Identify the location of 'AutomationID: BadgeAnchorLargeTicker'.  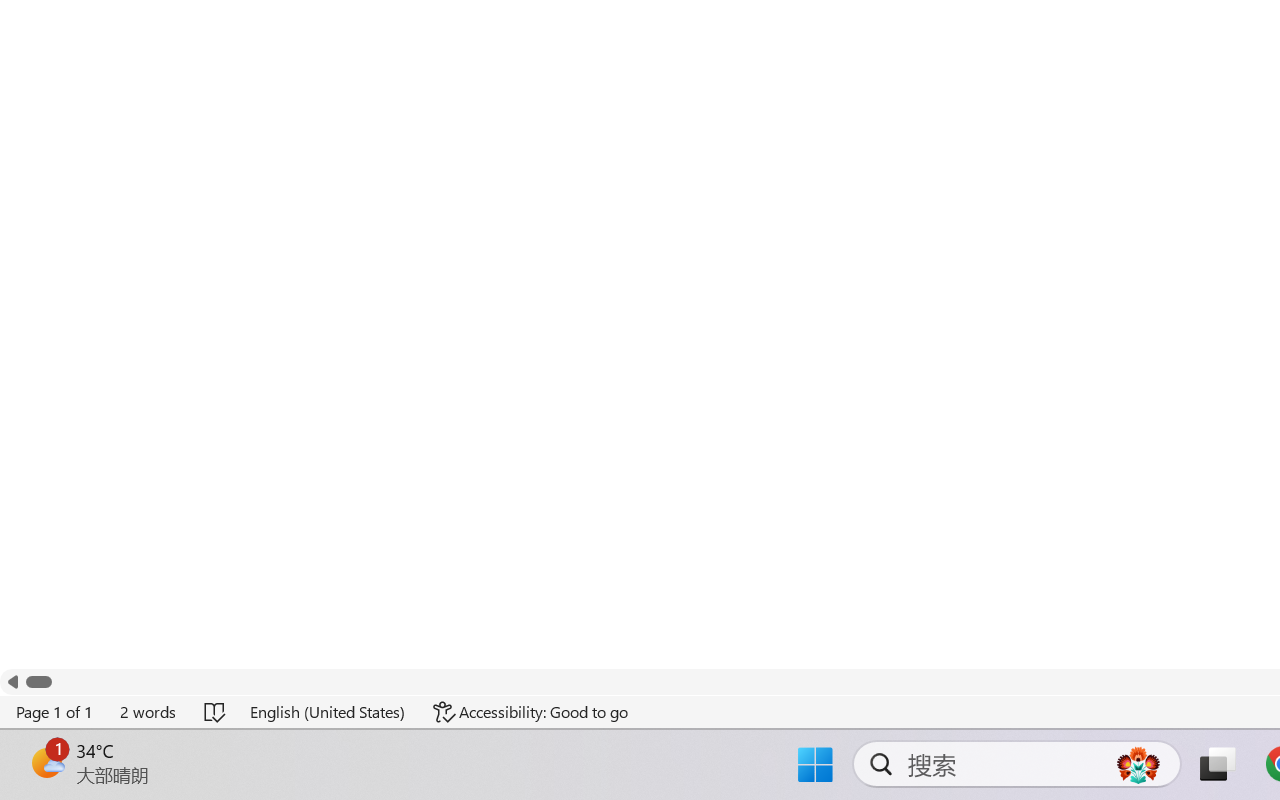
(46, 762).